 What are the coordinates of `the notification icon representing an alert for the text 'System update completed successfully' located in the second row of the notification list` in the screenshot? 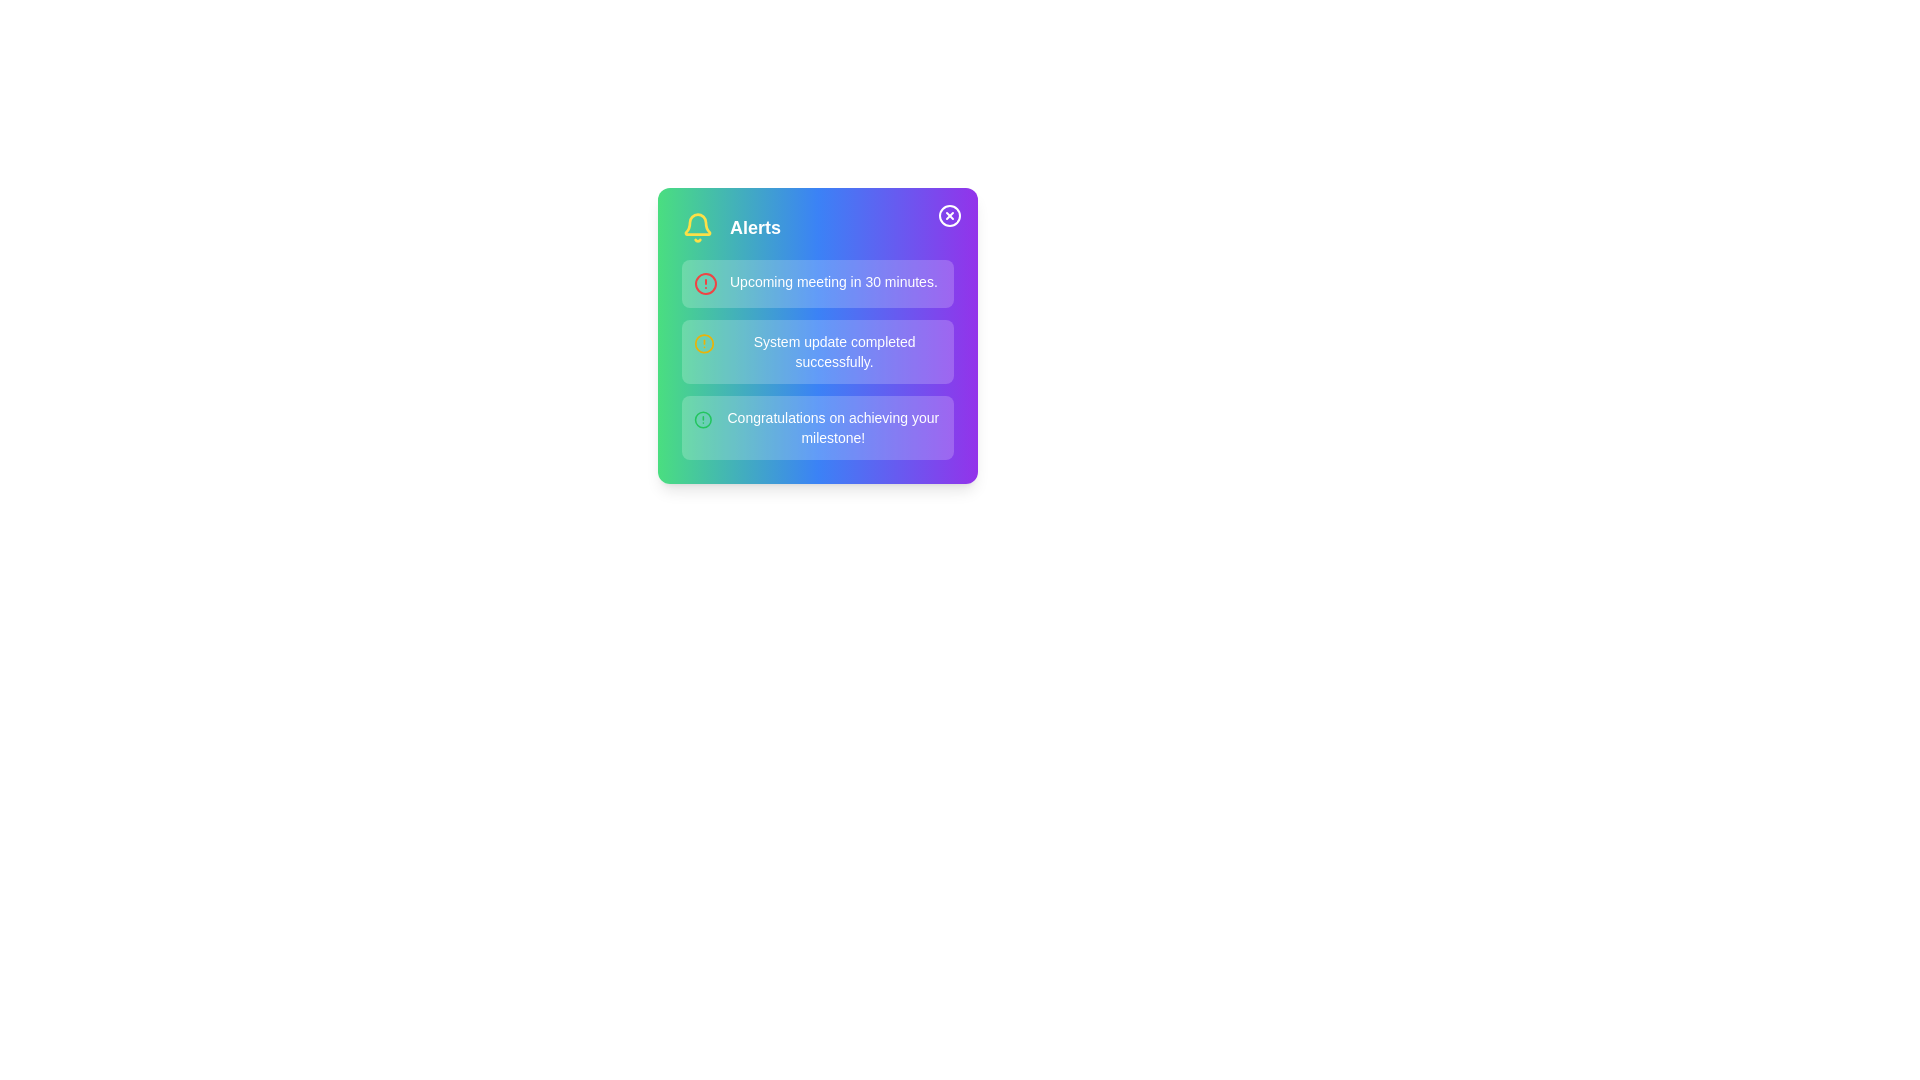 It's located at (704, 342).